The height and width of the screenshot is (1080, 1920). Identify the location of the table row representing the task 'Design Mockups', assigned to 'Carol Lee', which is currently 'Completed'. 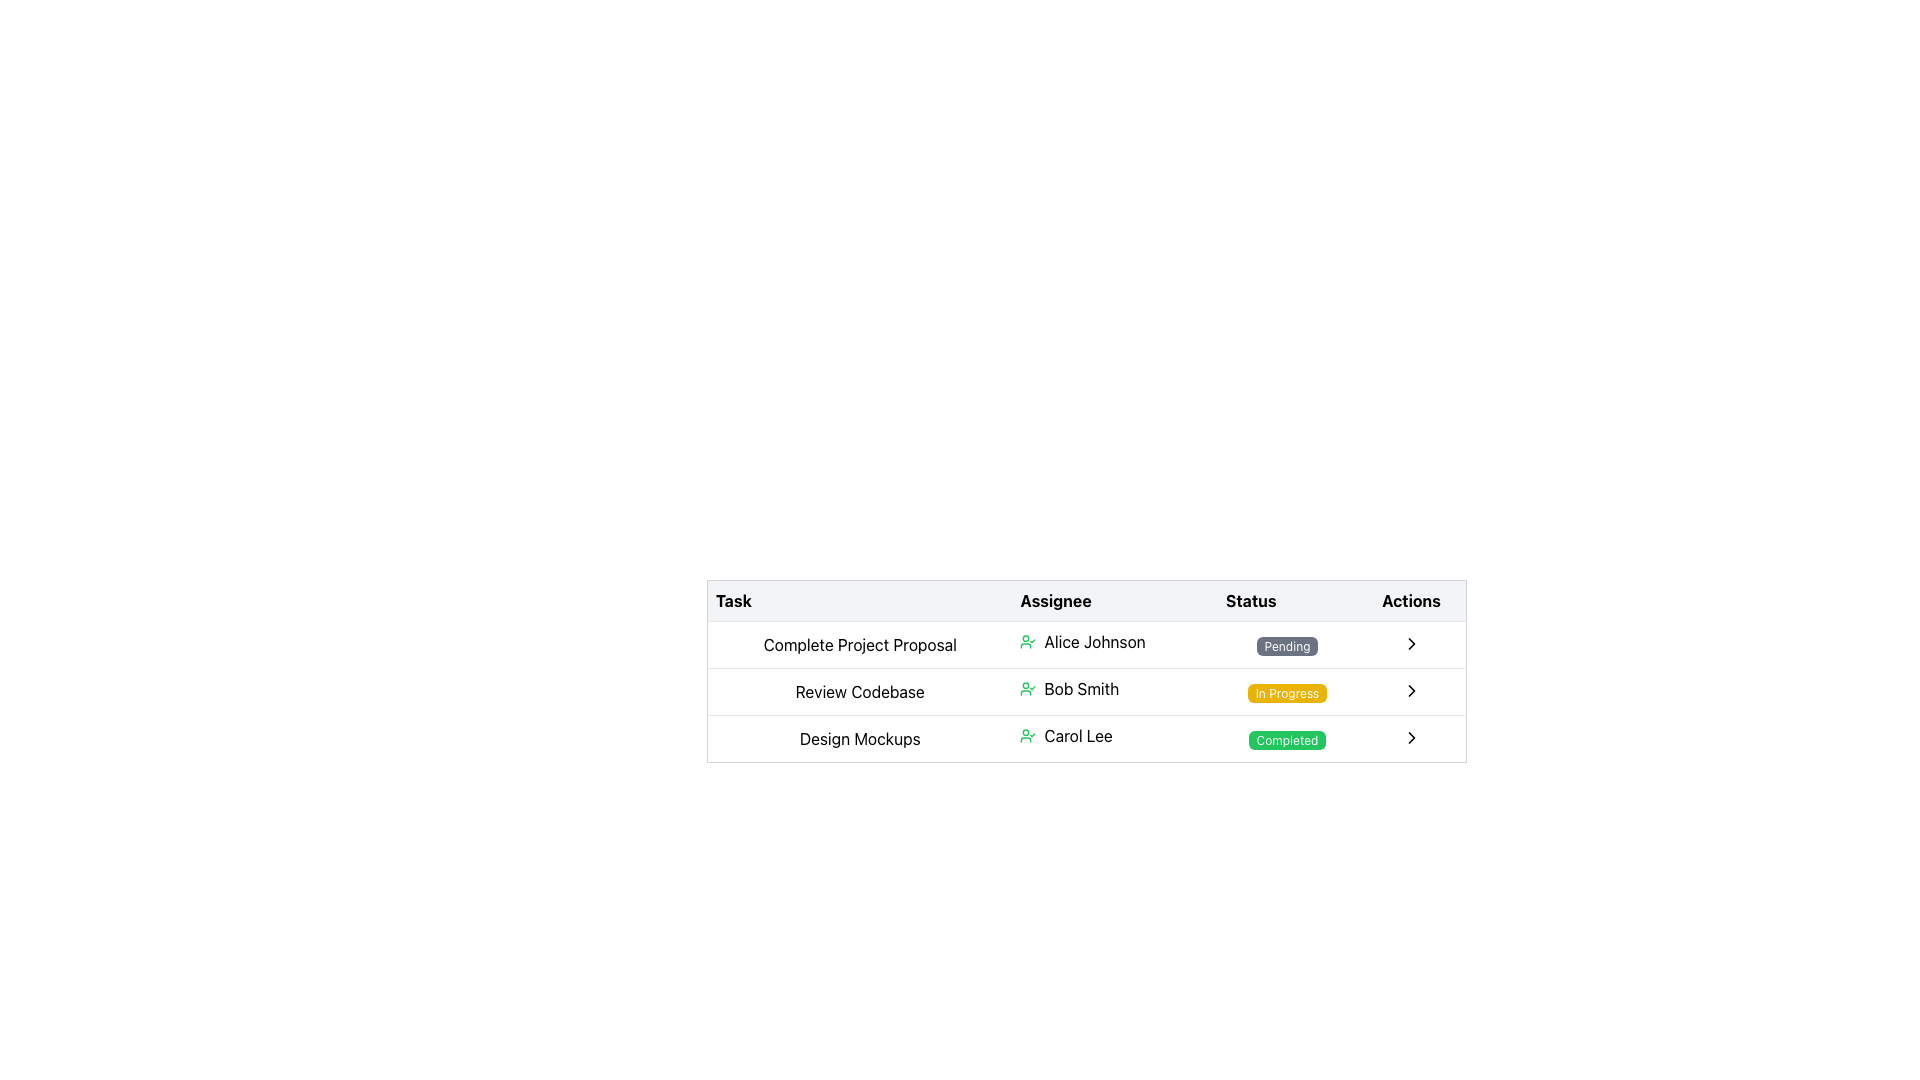
(1085, 739).